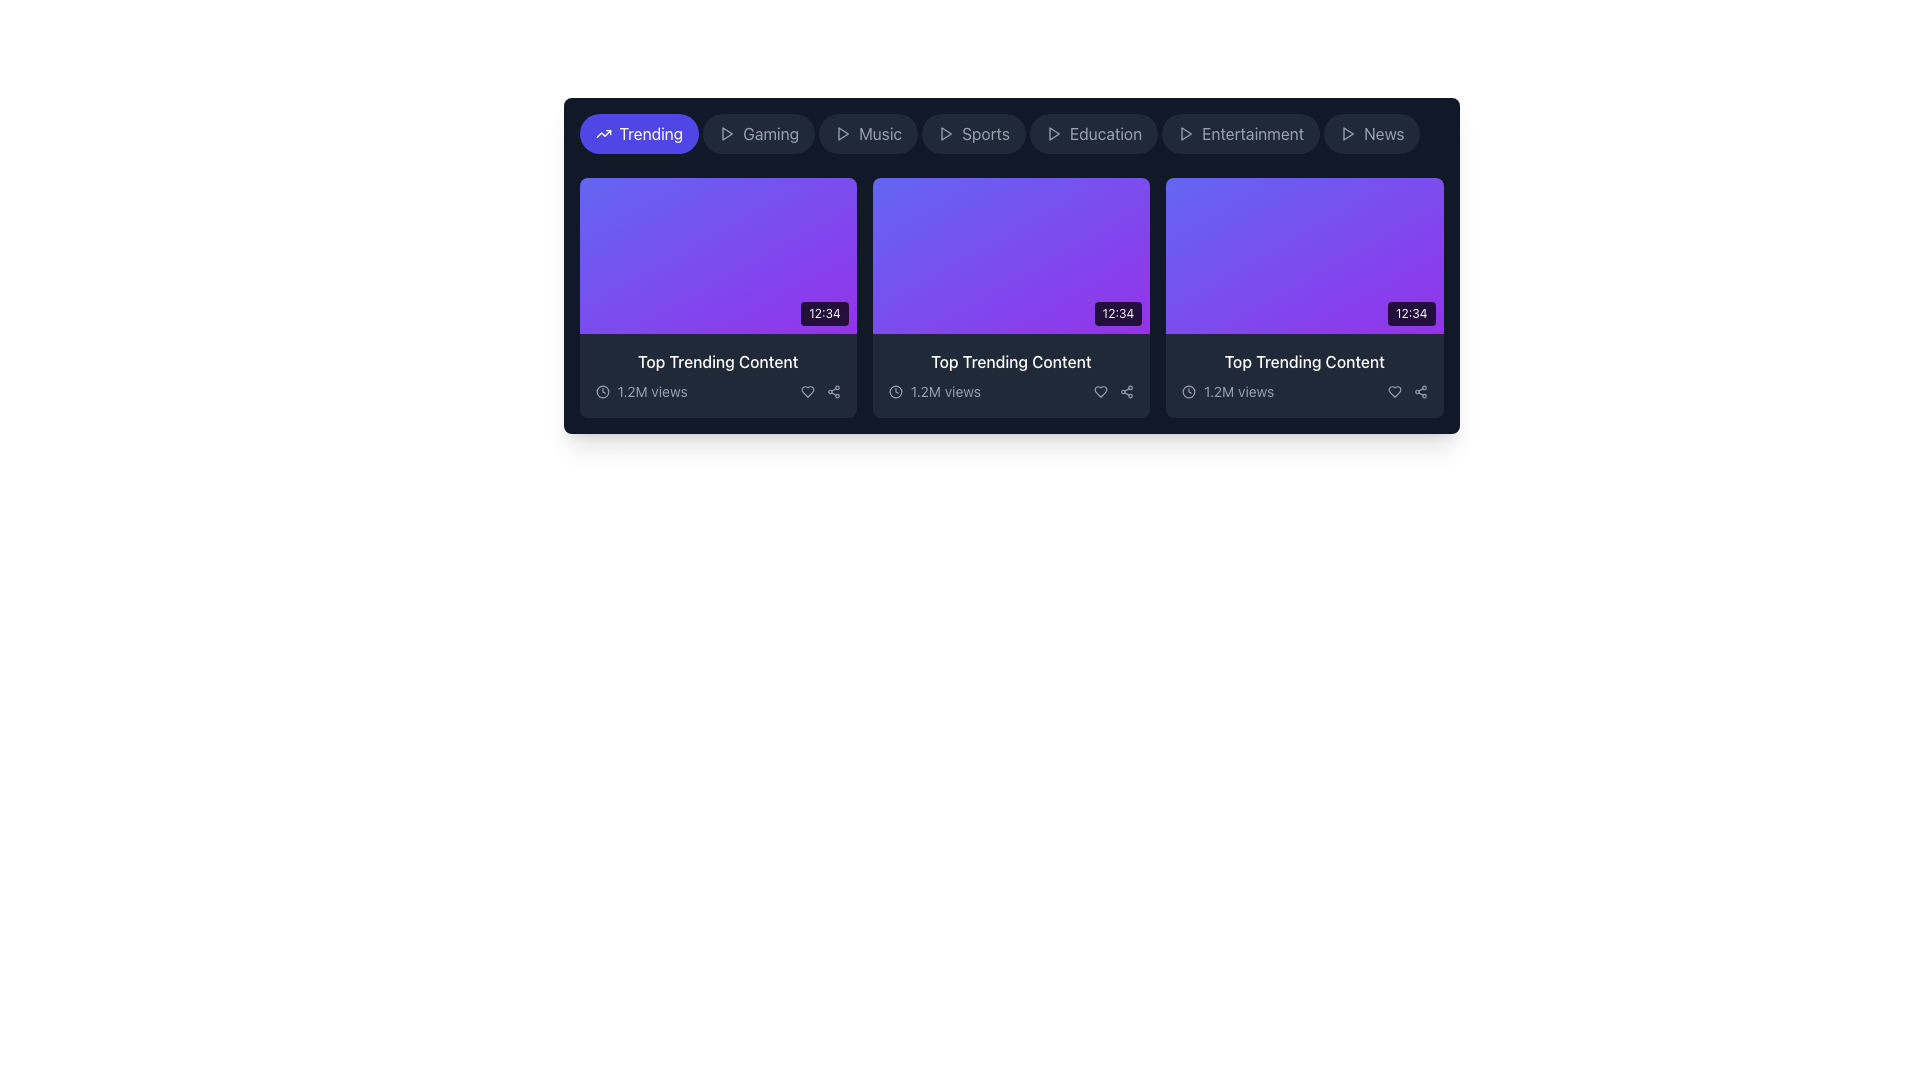  What do you see at coordinates (1304, 297) in the screenshot?
I see `the third card in the grid layout of 'Top Trending Content'` at bounding box center [1304, 297].